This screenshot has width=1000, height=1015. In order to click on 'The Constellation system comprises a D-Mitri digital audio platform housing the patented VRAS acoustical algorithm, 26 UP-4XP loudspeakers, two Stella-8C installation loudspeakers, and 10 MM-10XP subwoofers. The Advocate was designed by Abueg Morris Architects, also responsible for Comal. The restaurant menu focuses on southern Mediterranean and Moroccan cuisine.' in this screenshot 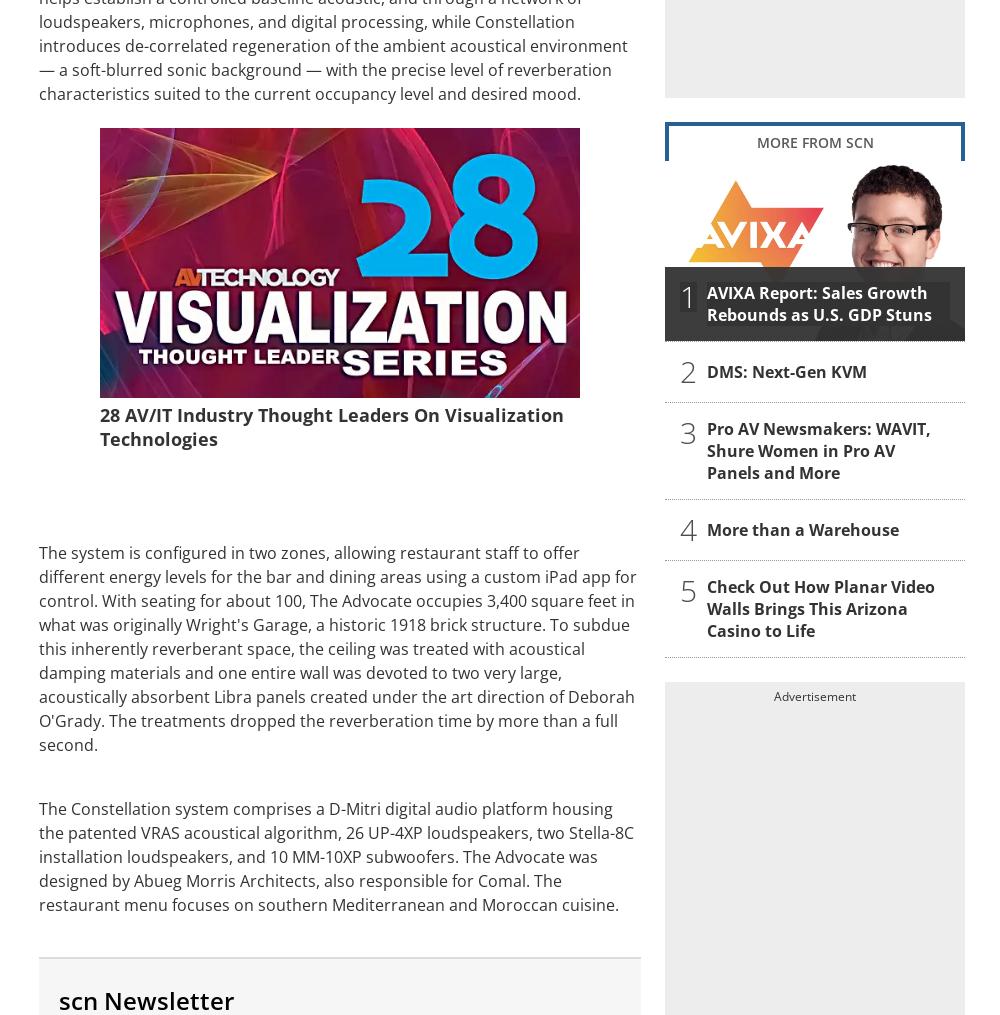, I will do `click(335, 855)`.